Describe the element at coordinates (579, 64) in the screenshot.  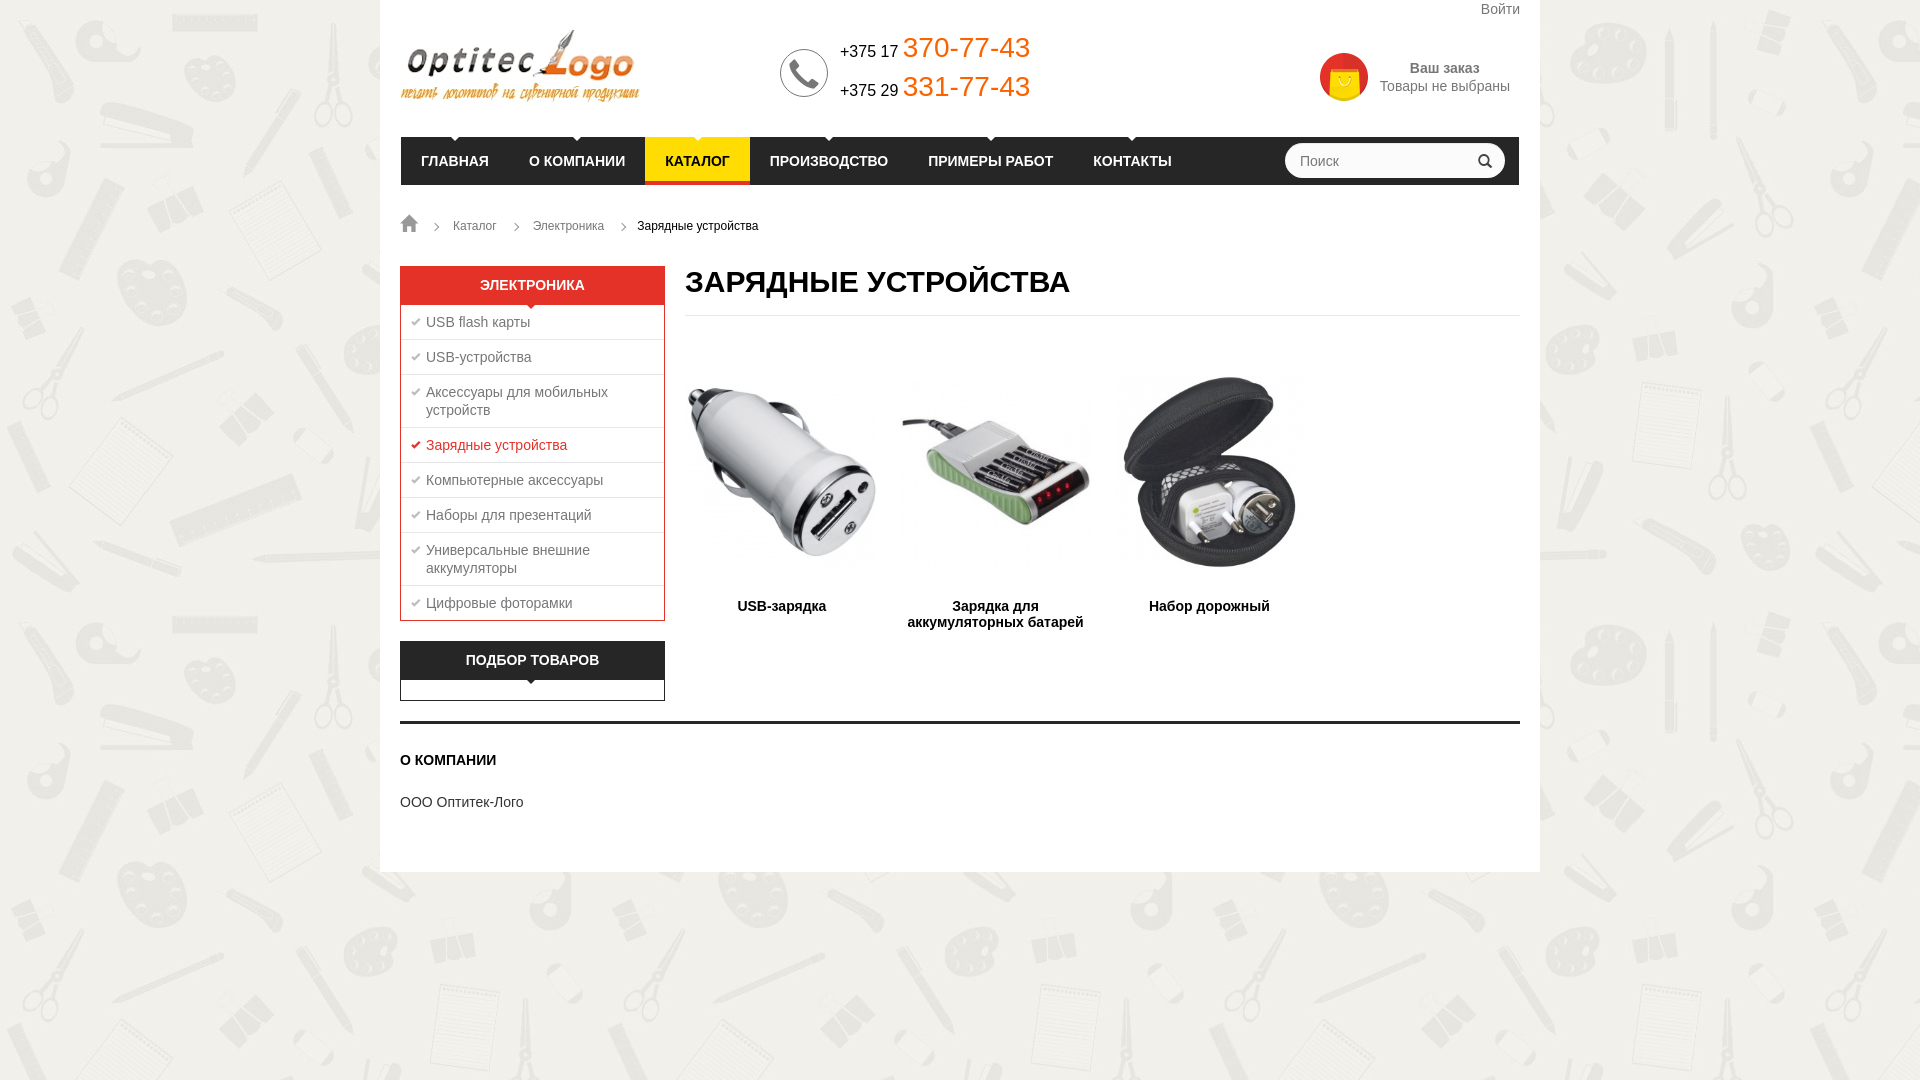
I see `'Stationery store'` at that location.